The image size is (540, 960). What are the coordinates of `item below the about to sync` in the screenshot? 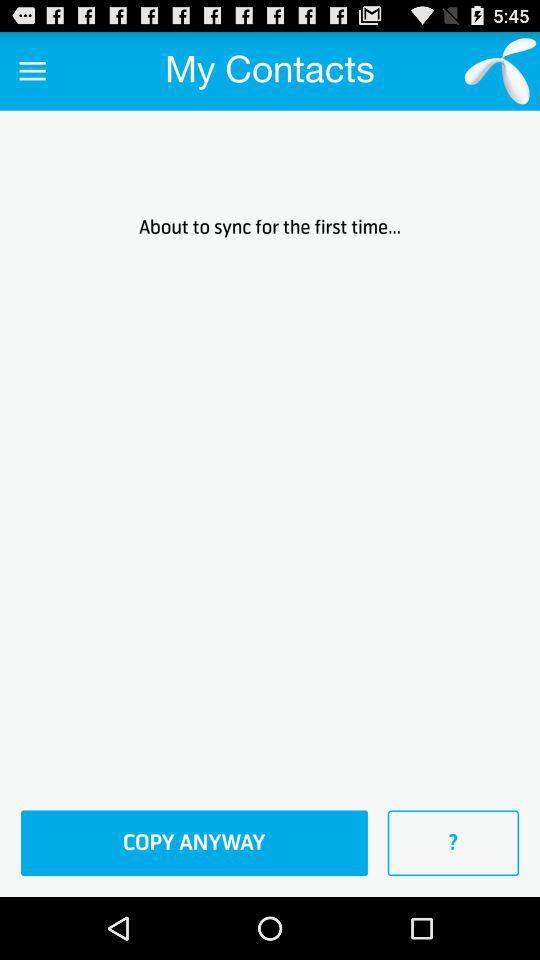 It's located at (453, 842).